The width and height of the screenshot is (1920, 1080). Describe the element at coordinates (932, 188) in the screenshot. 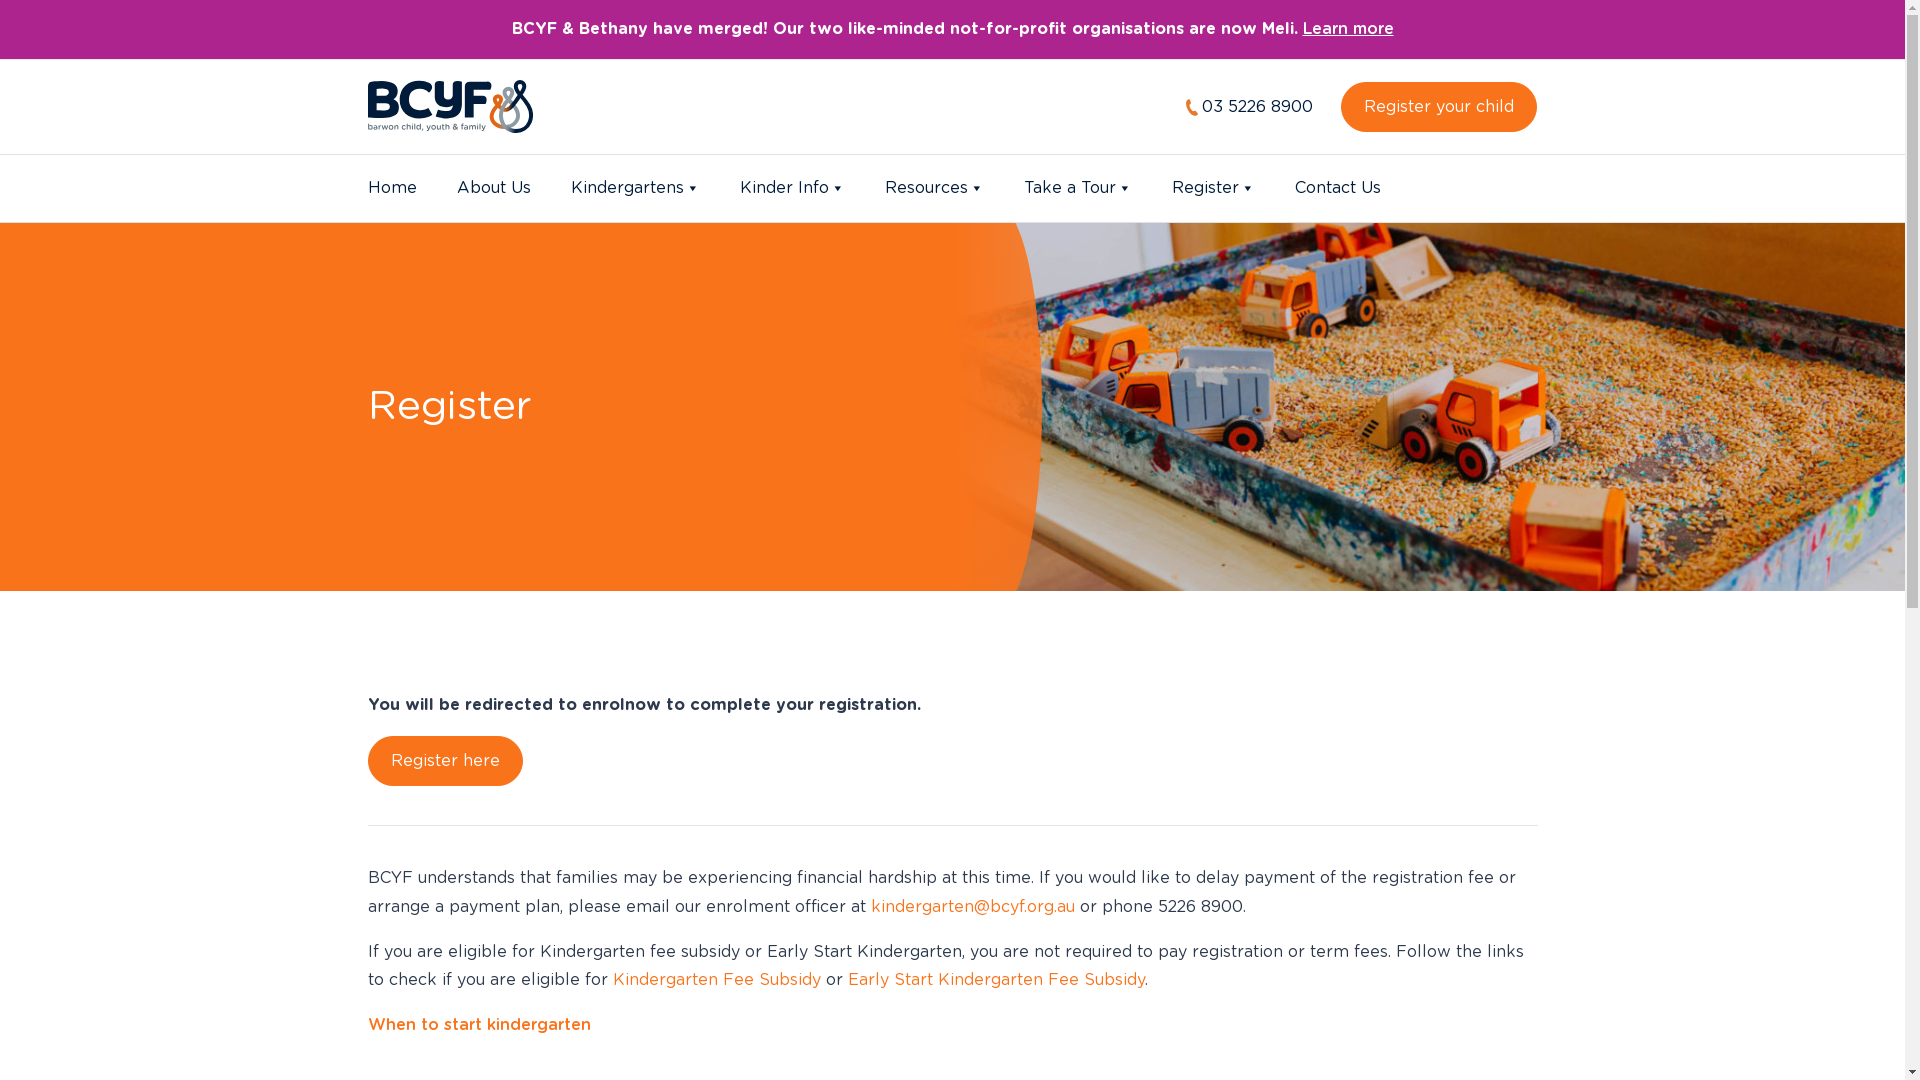

I see `'Resources'` at that location.